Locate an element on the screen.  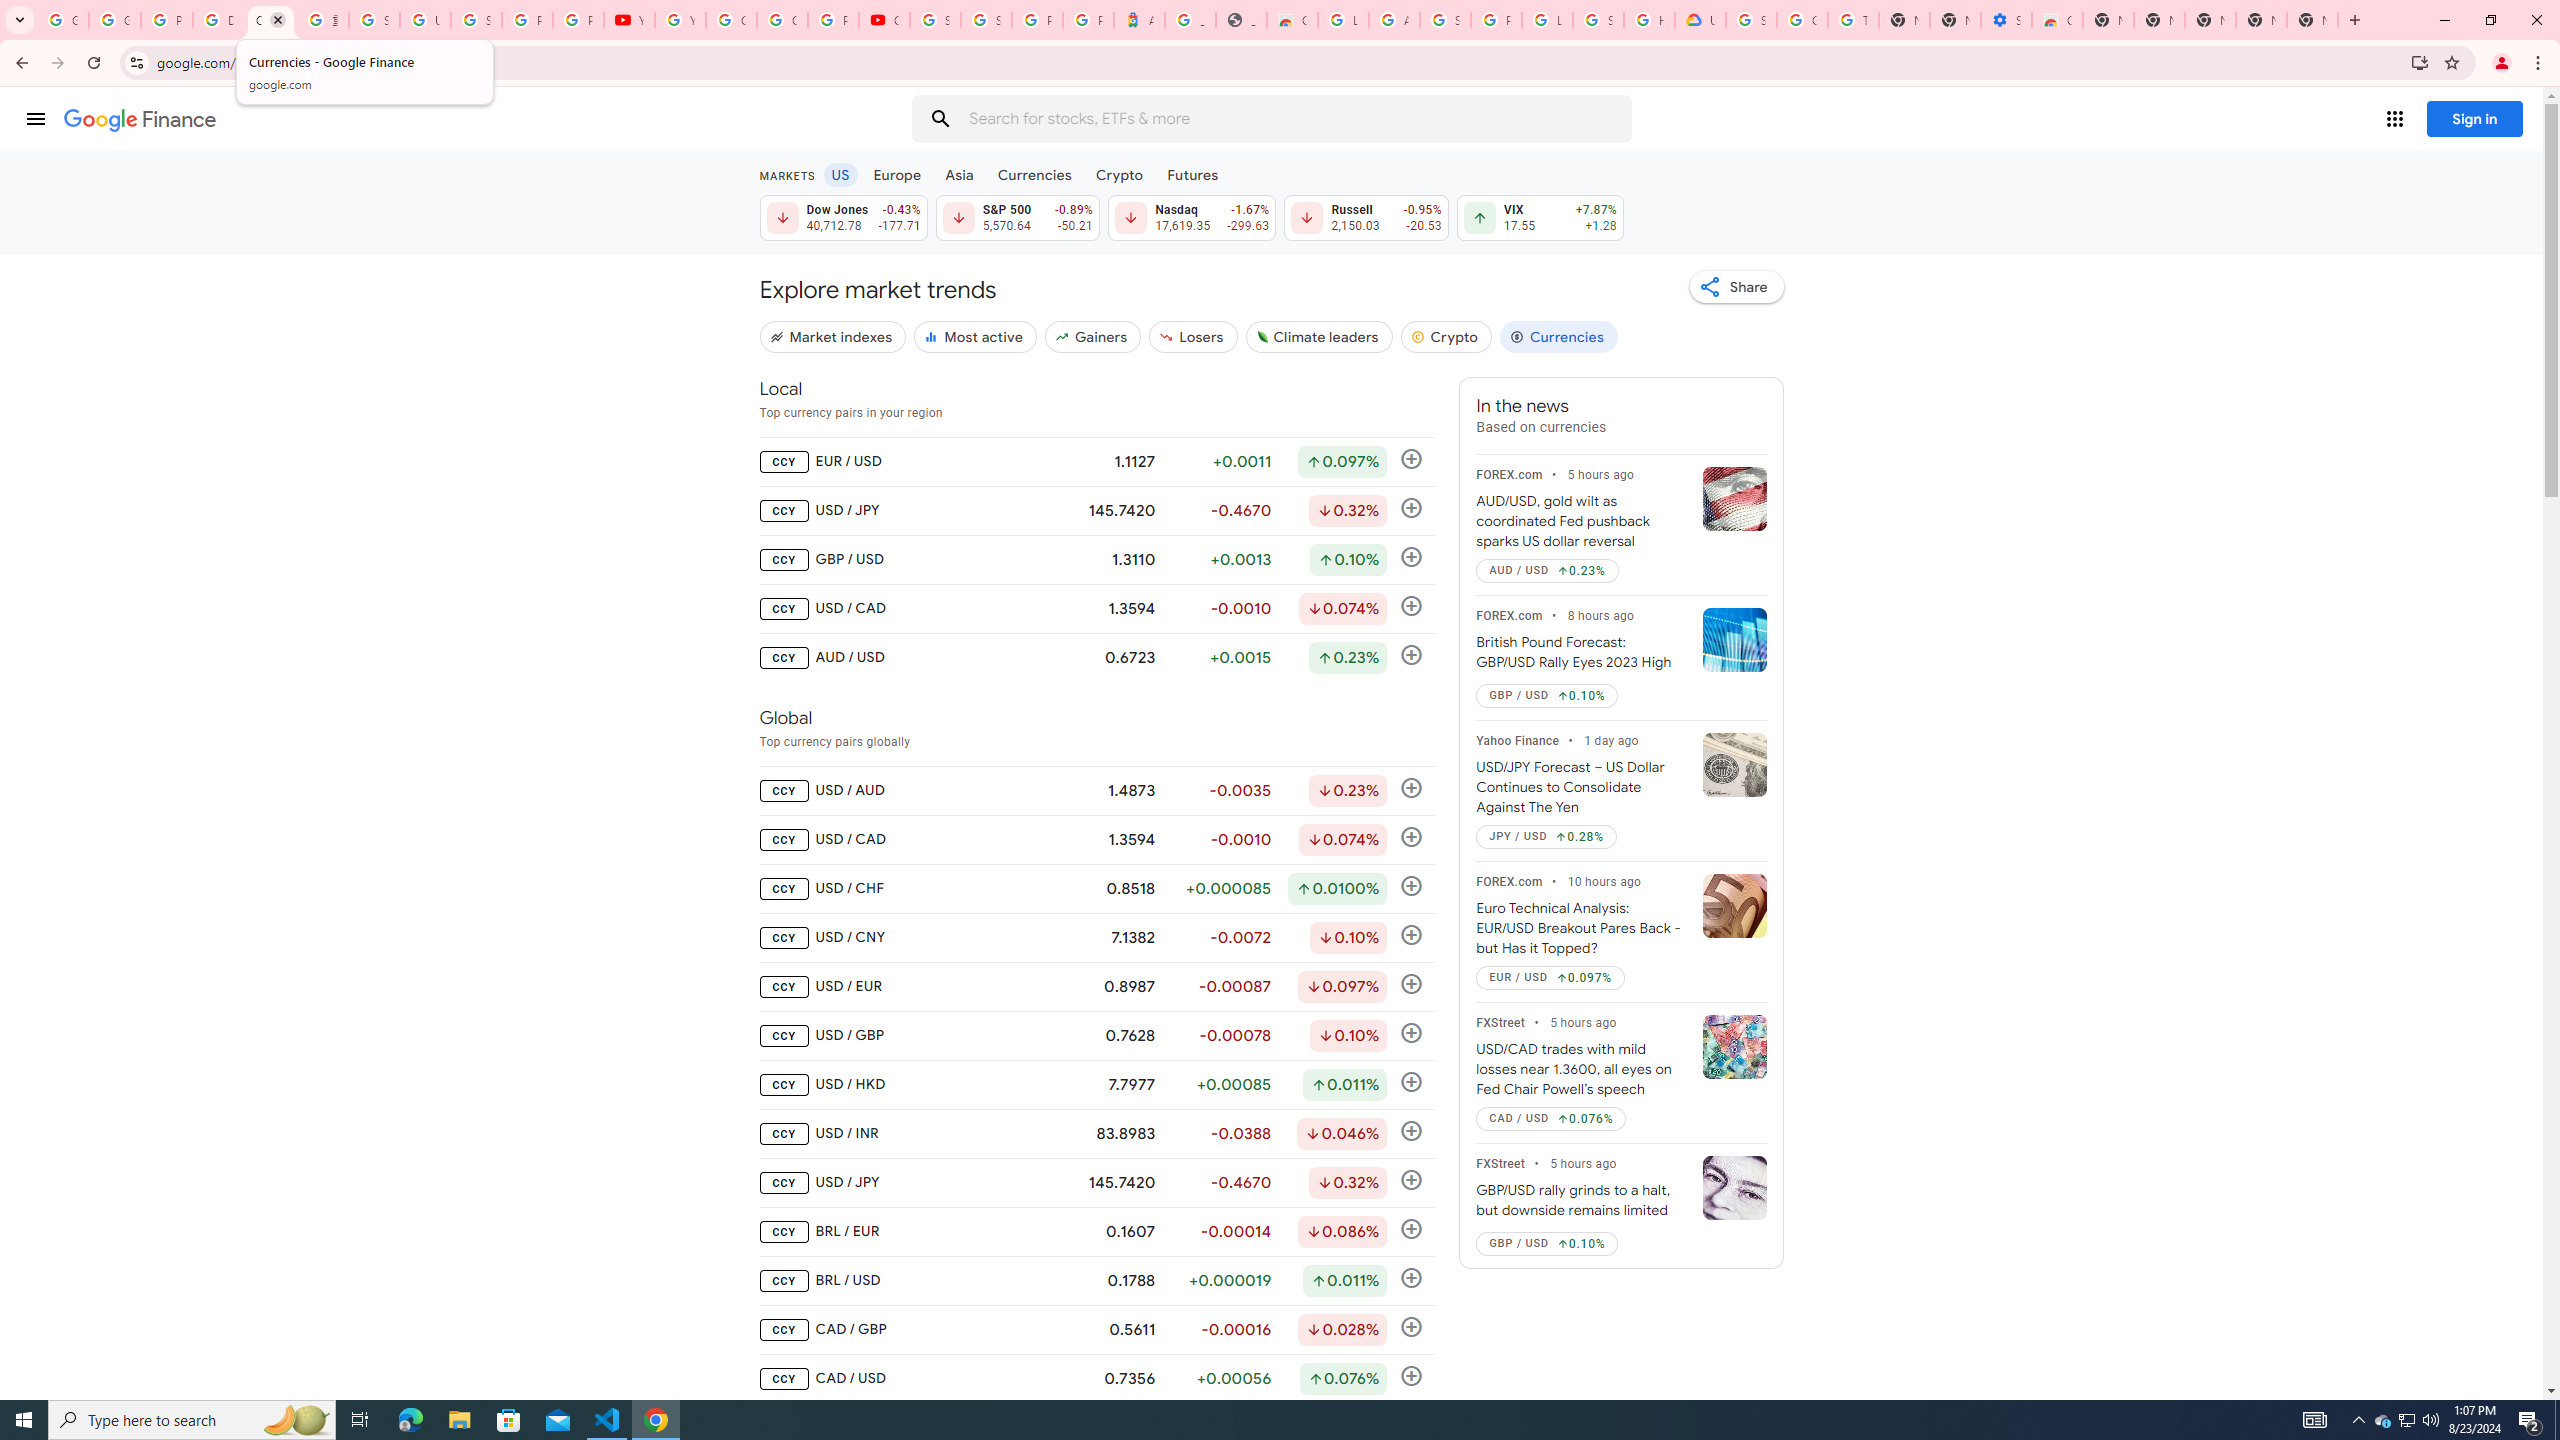
'CCY EUR / USD 1.1127 +0.0011 Up by 0.078% Follow' is located at coordinates (1096, 462).